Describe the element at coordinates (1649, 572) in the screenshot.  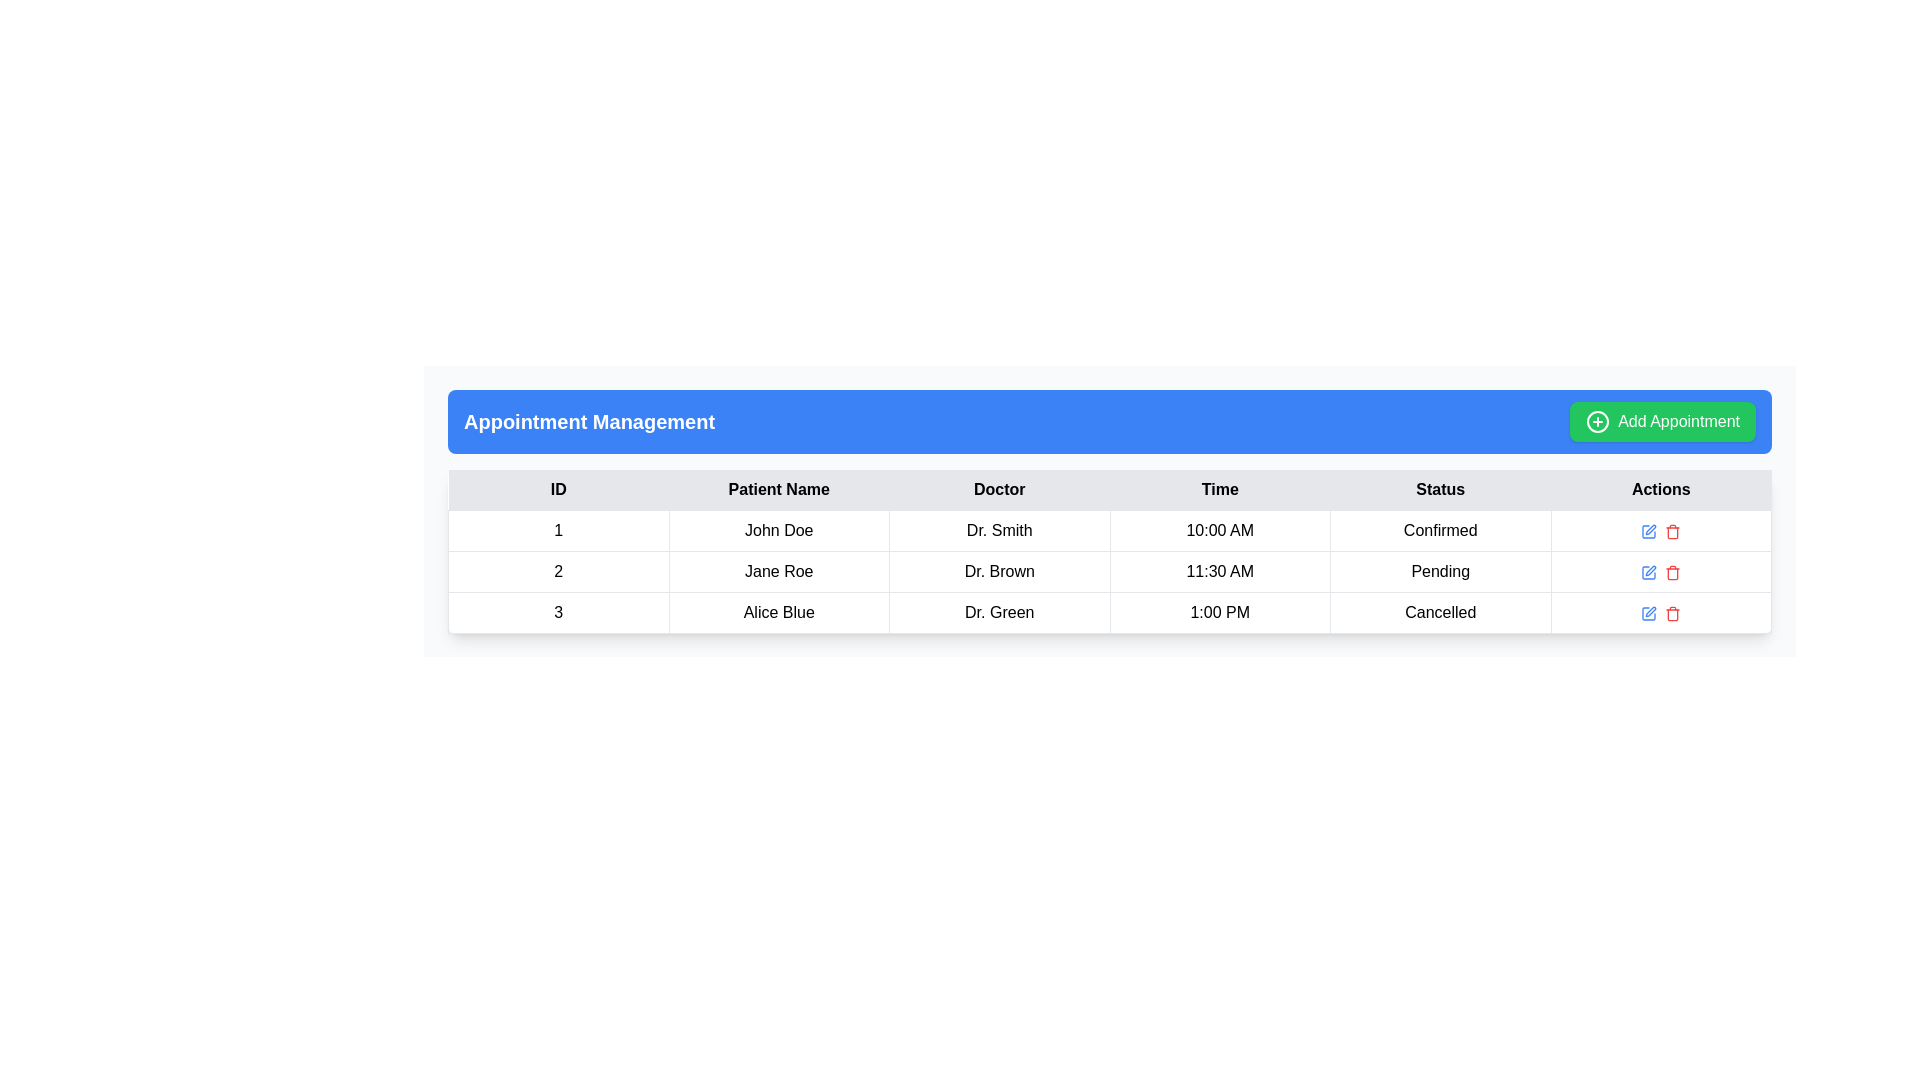
I see `the edit icon button in the 'Actions' column of the second row in the 'Appointment Management' table to initiate editing of the appointment details` at that location.